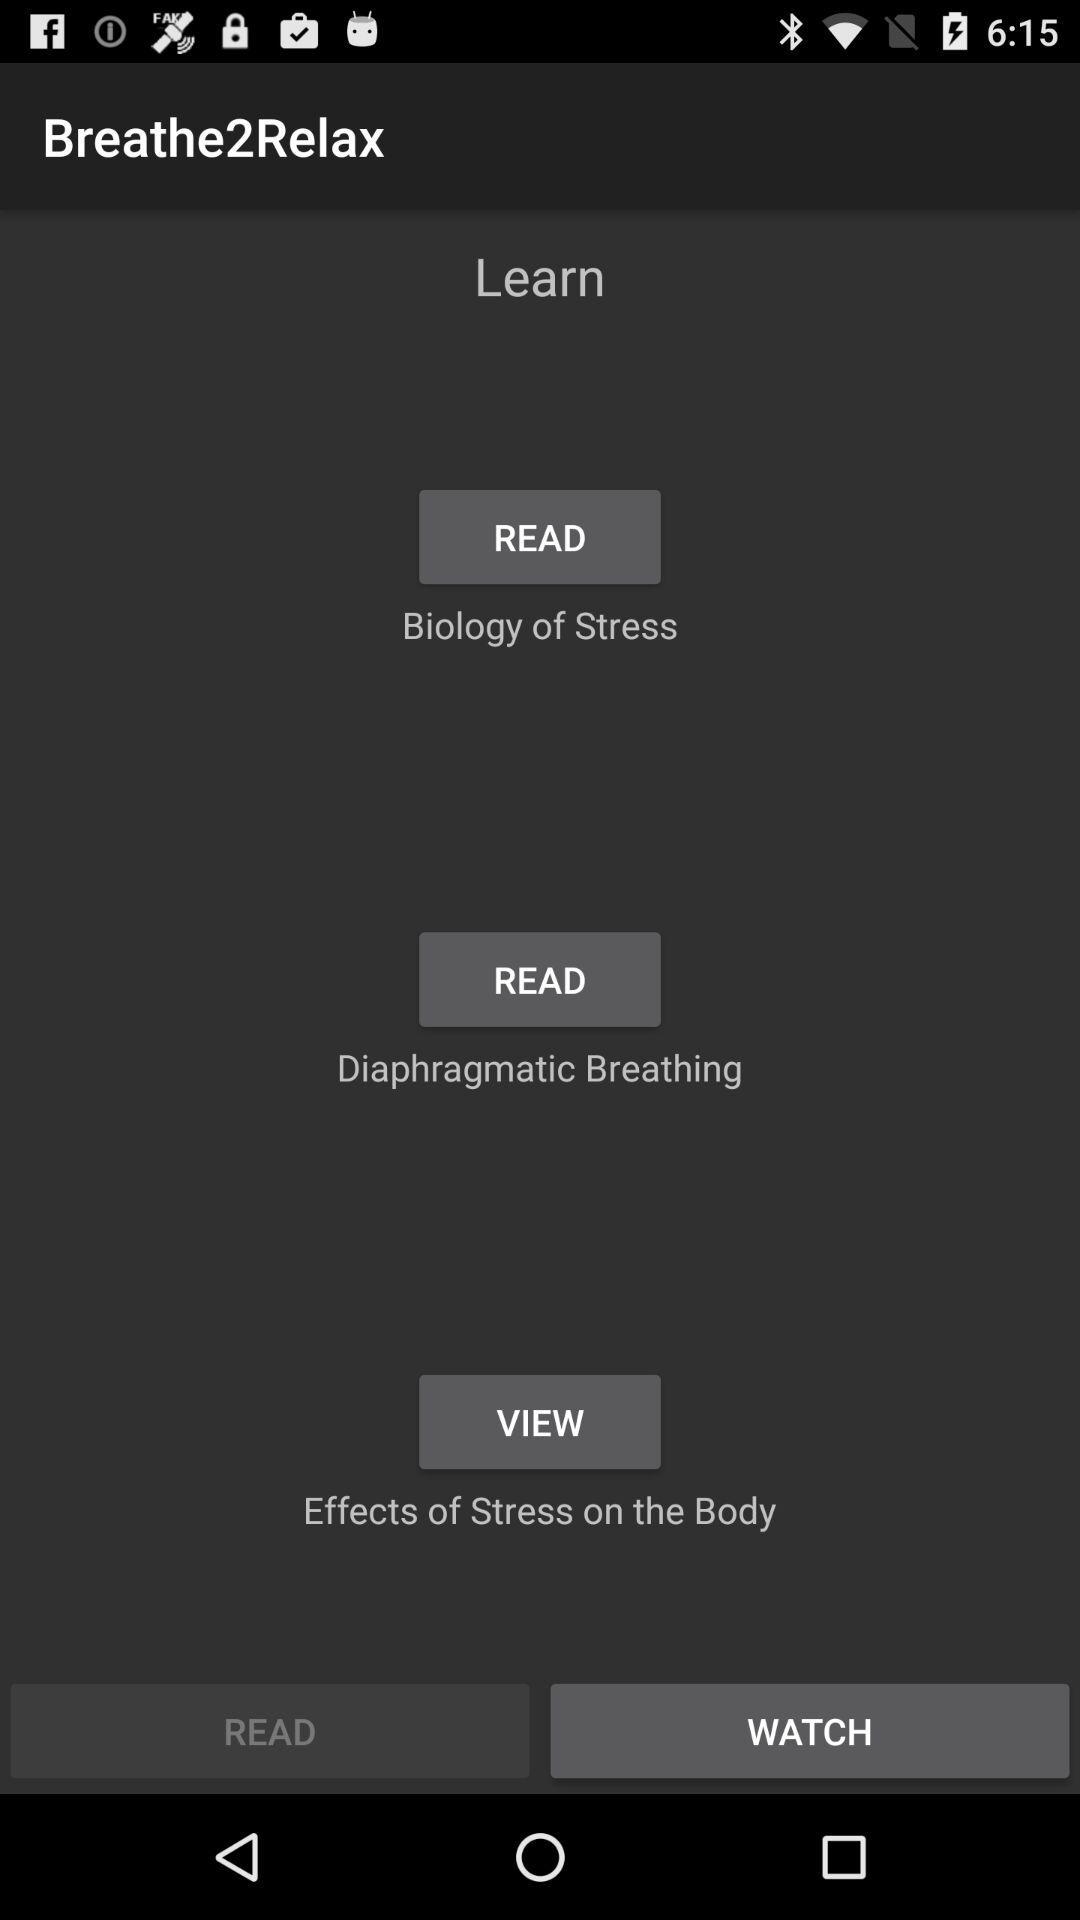 Image resolution: width=1080 pixels, height=1920 pixels. What do you see at coordinates (810, 1730) in the screenshot?
I see `the watch item` at bounding box center [810, 1730].